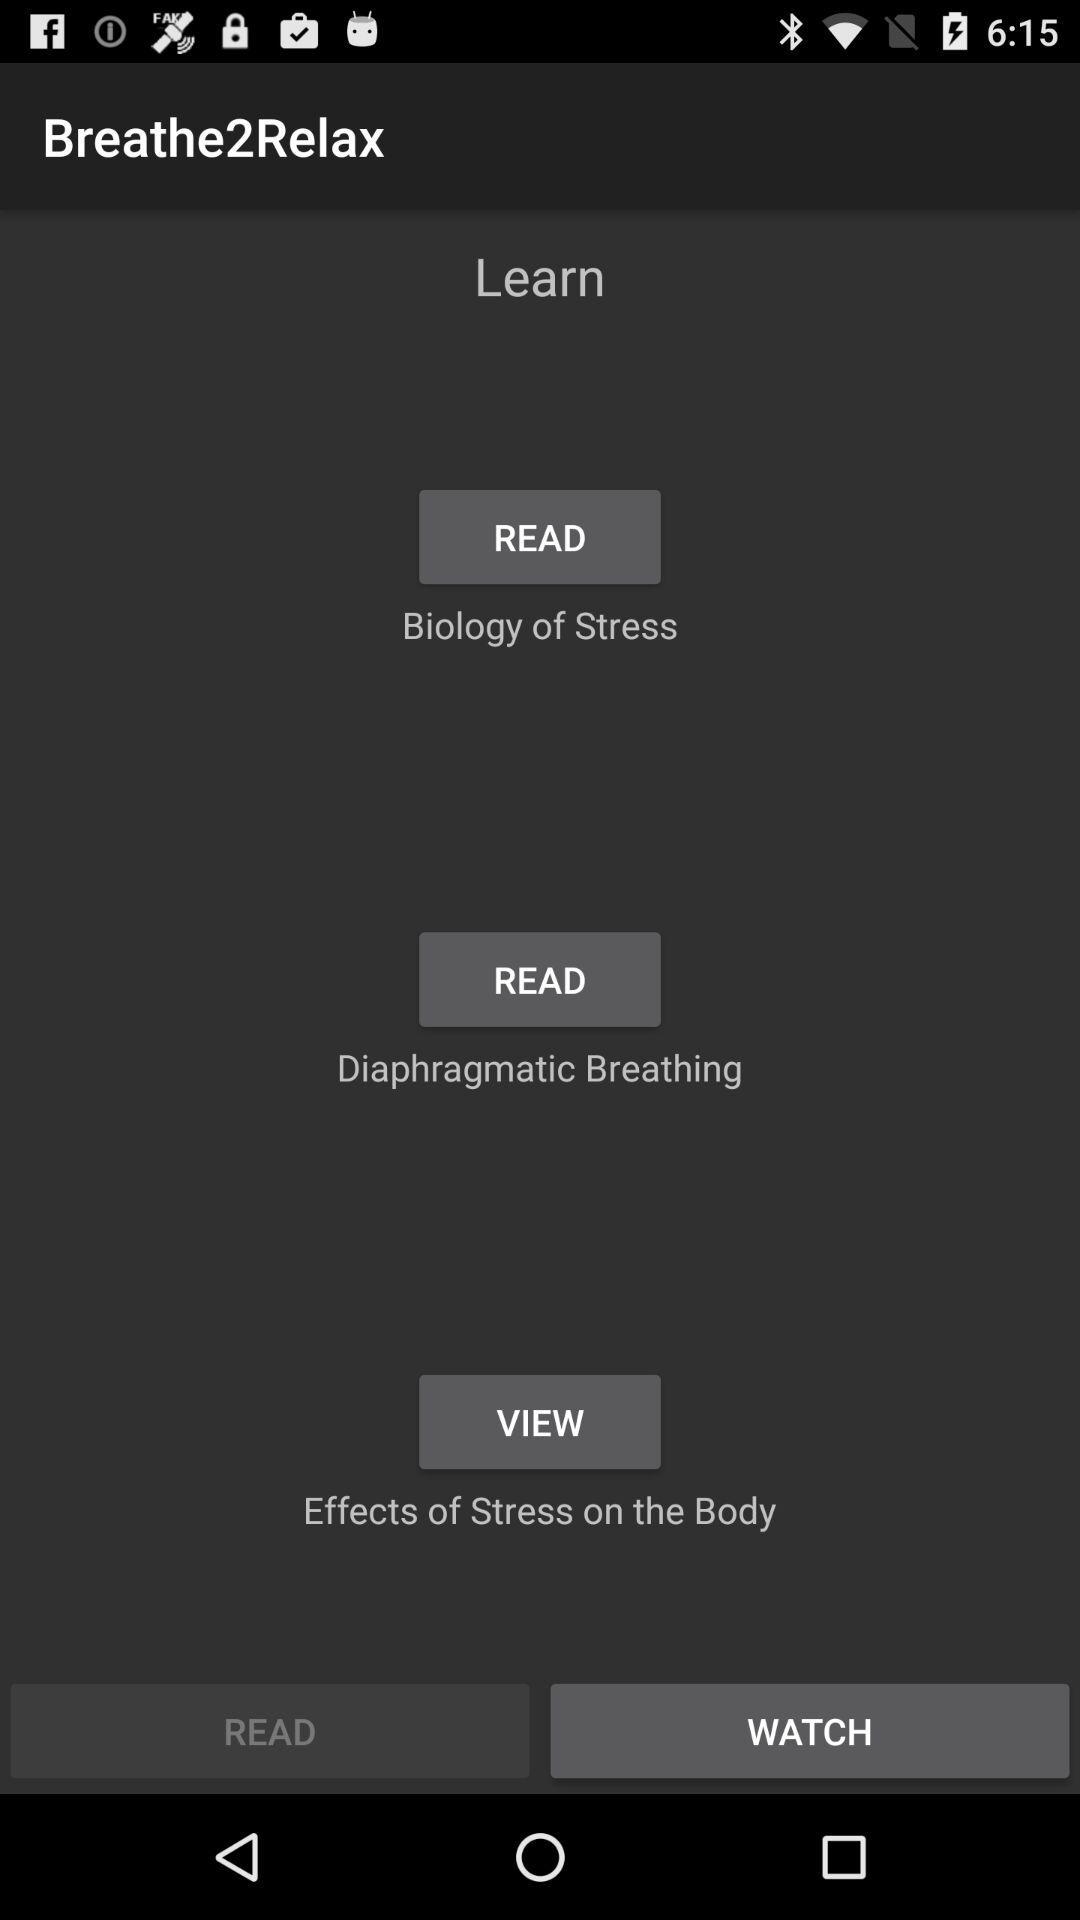 Image resolution: width=1080 pixels, height=1920 pixels. What do you see at coordinates (810, 1730) in the screenshot?
I see `the watch item` at bounding box center [810, 1730].